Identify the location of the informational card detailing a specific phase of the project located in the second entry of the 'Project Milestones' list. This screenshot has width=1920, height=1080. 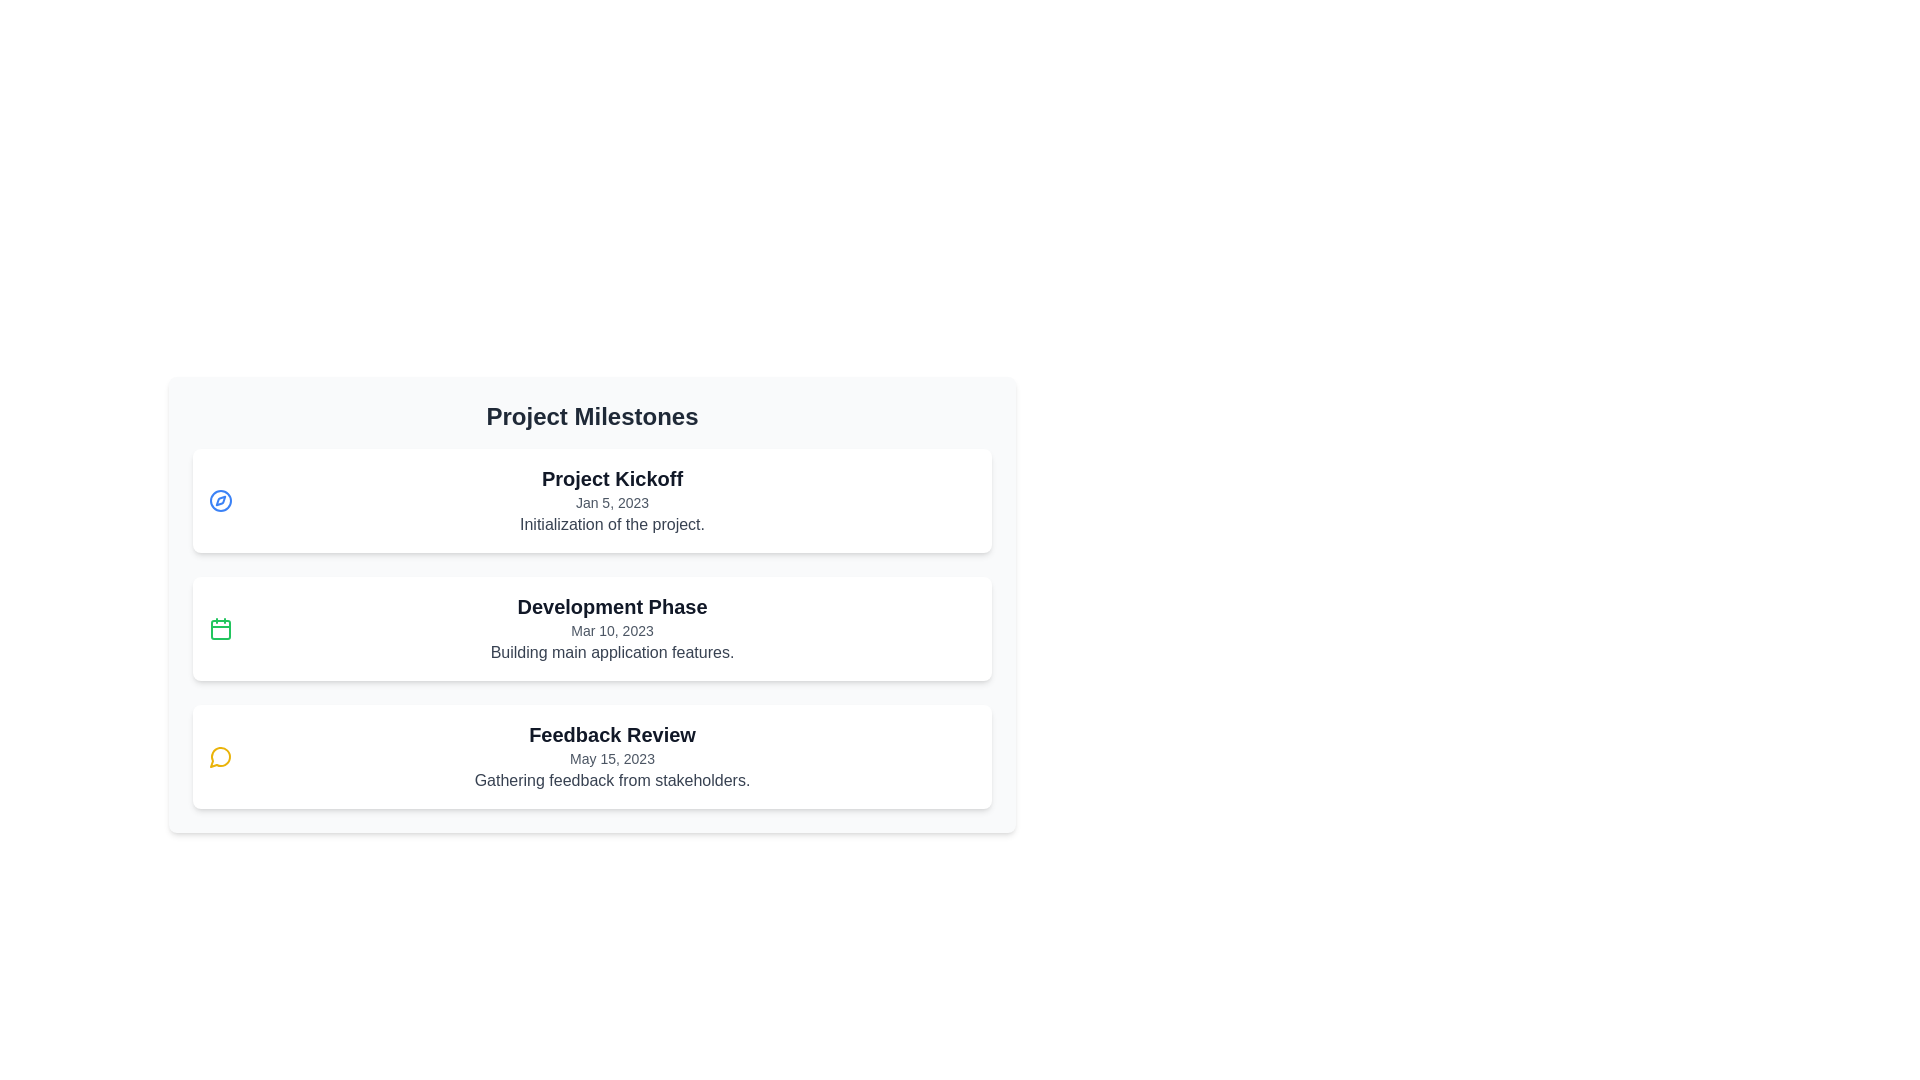
(611, 627).